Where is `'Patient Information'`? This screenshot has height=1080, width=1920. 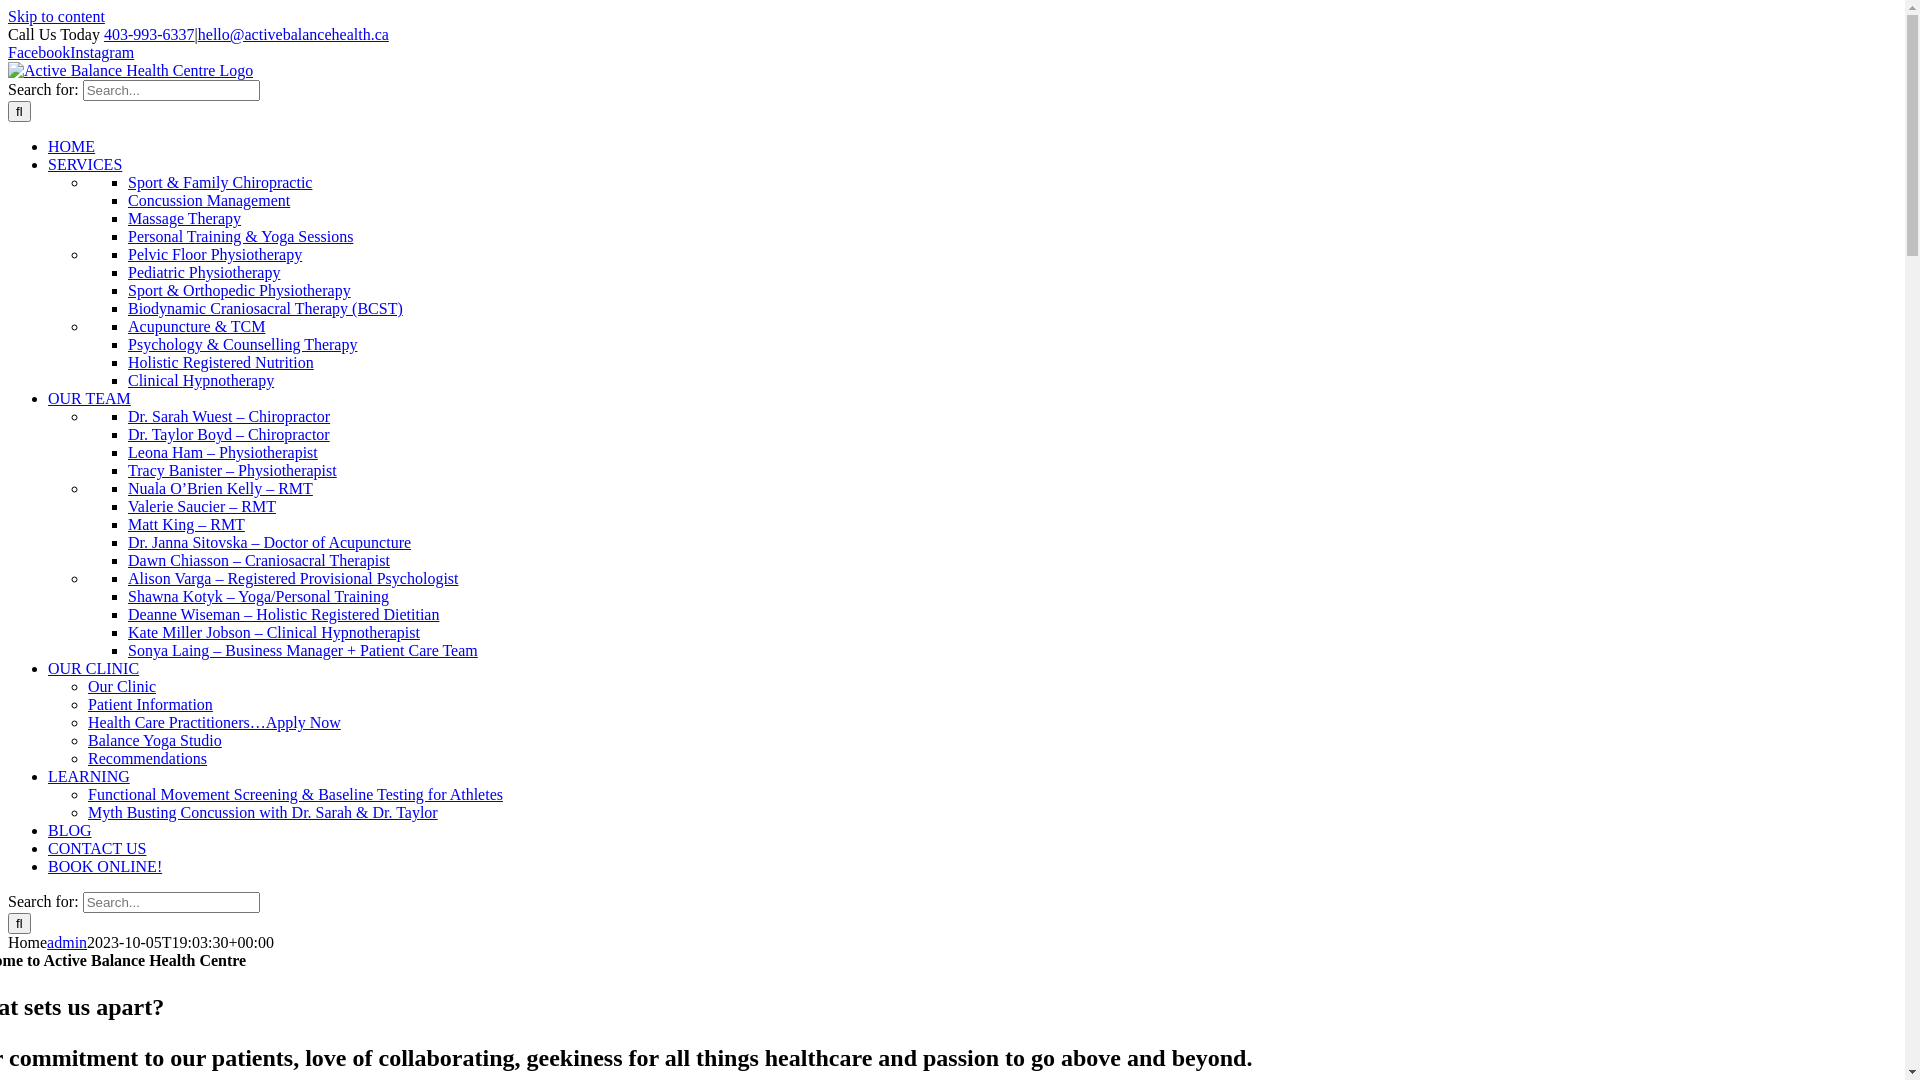 'Patient Information' is located at coordinates (149, 703).